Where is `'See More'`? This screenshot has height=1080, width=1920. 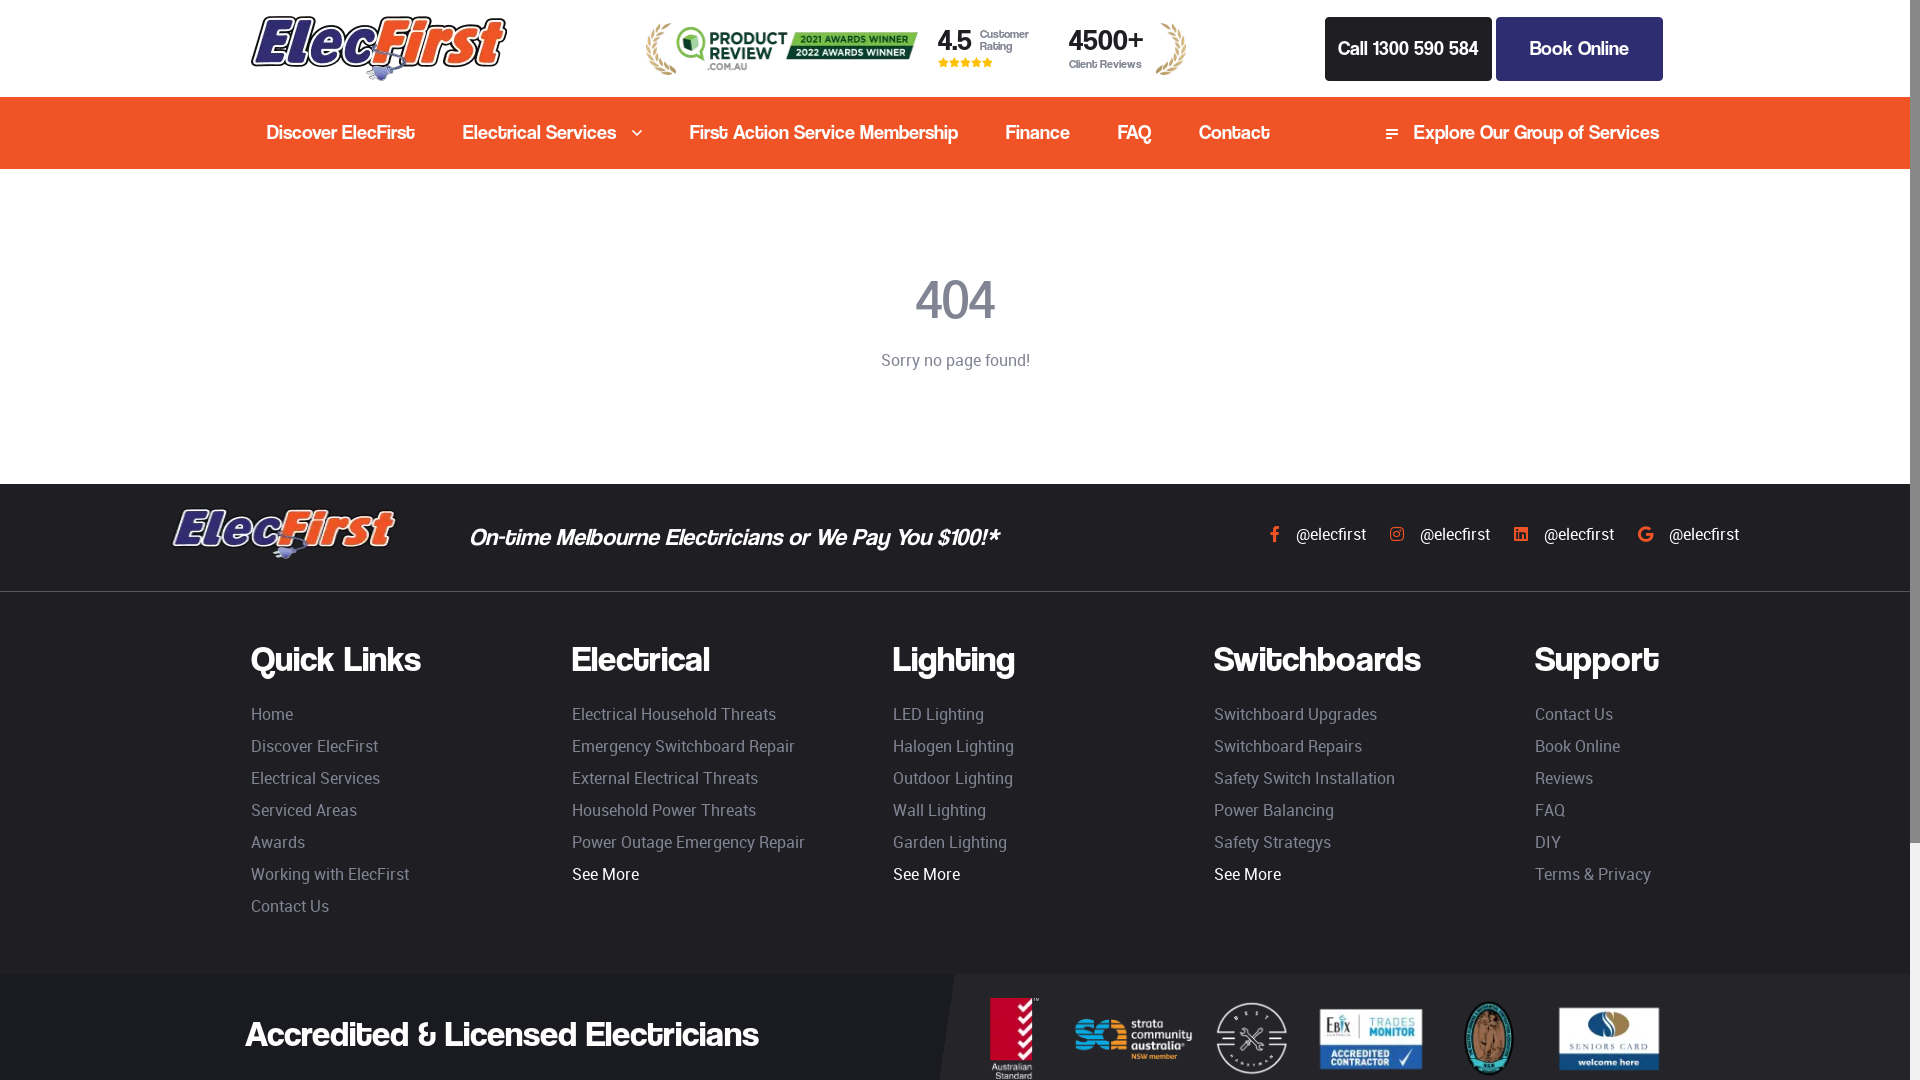 'See More' is located at coordinates (1213, 873).